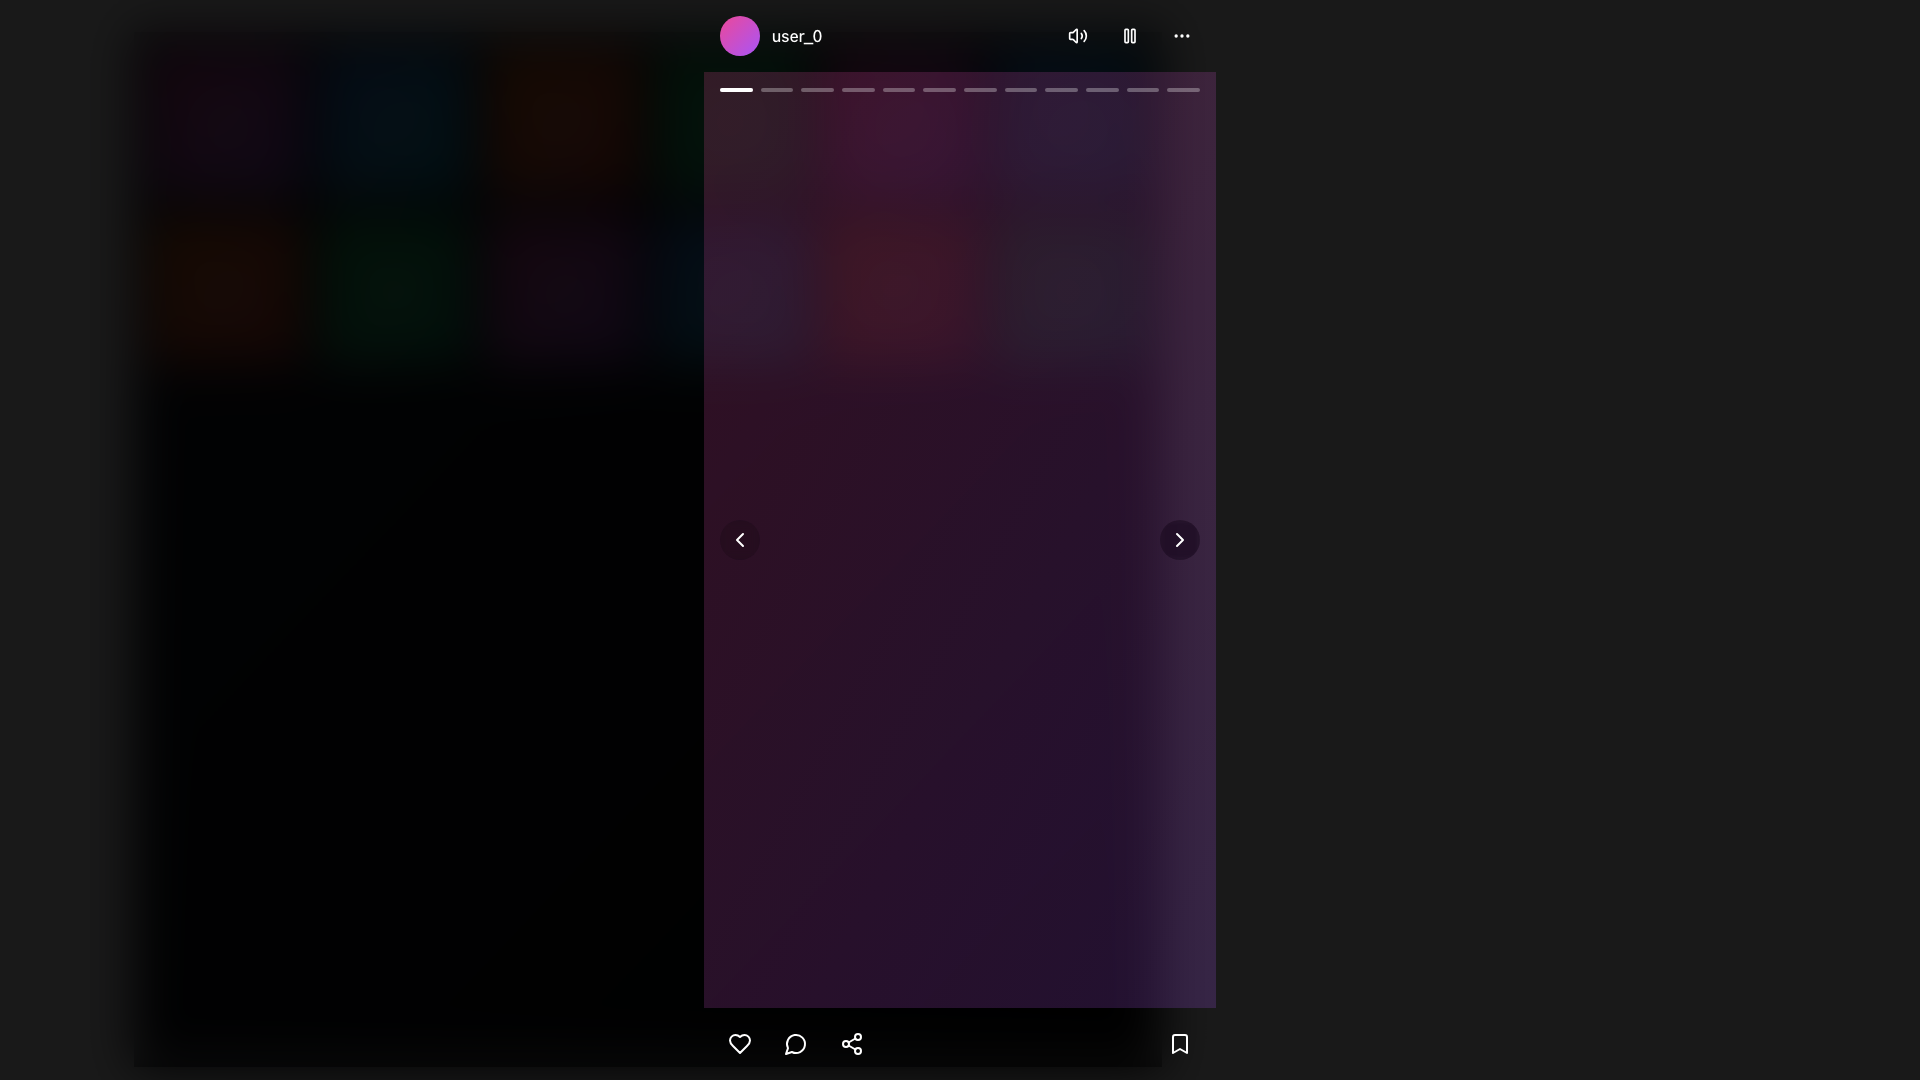 Image resolution: width=1920 pixels, height=1080 pixels. Describe the element at coordinates (795, 1043) in the screenshot. I see `the message-related icon button located` at that location.